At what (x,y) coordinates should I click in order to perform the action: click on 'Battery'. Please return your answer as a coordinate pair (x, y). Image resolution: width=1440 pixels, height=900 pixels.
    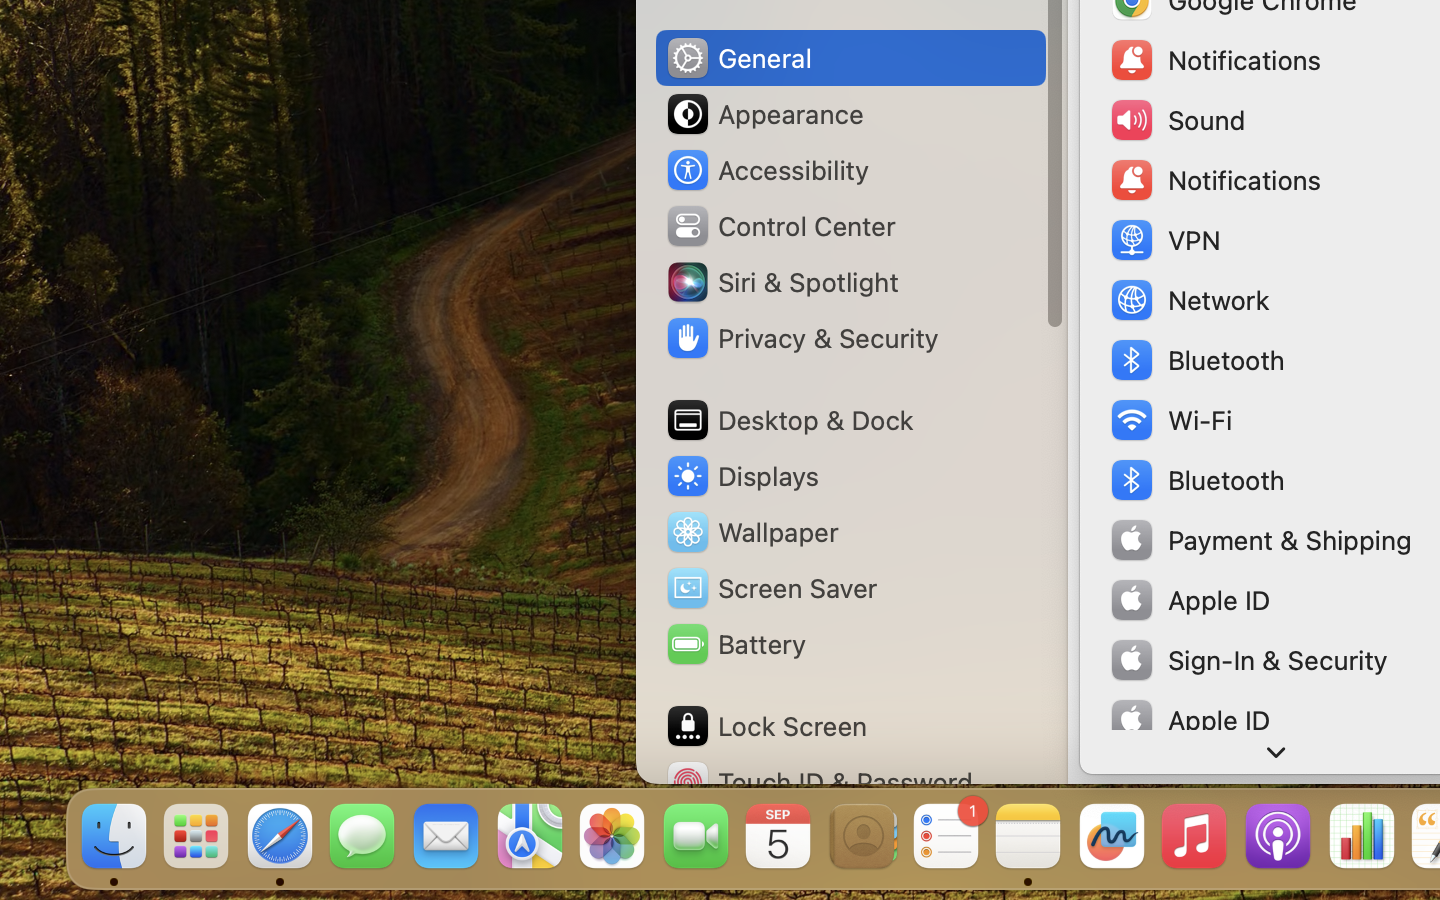
    Looking at the image, I should click on (733, 644).